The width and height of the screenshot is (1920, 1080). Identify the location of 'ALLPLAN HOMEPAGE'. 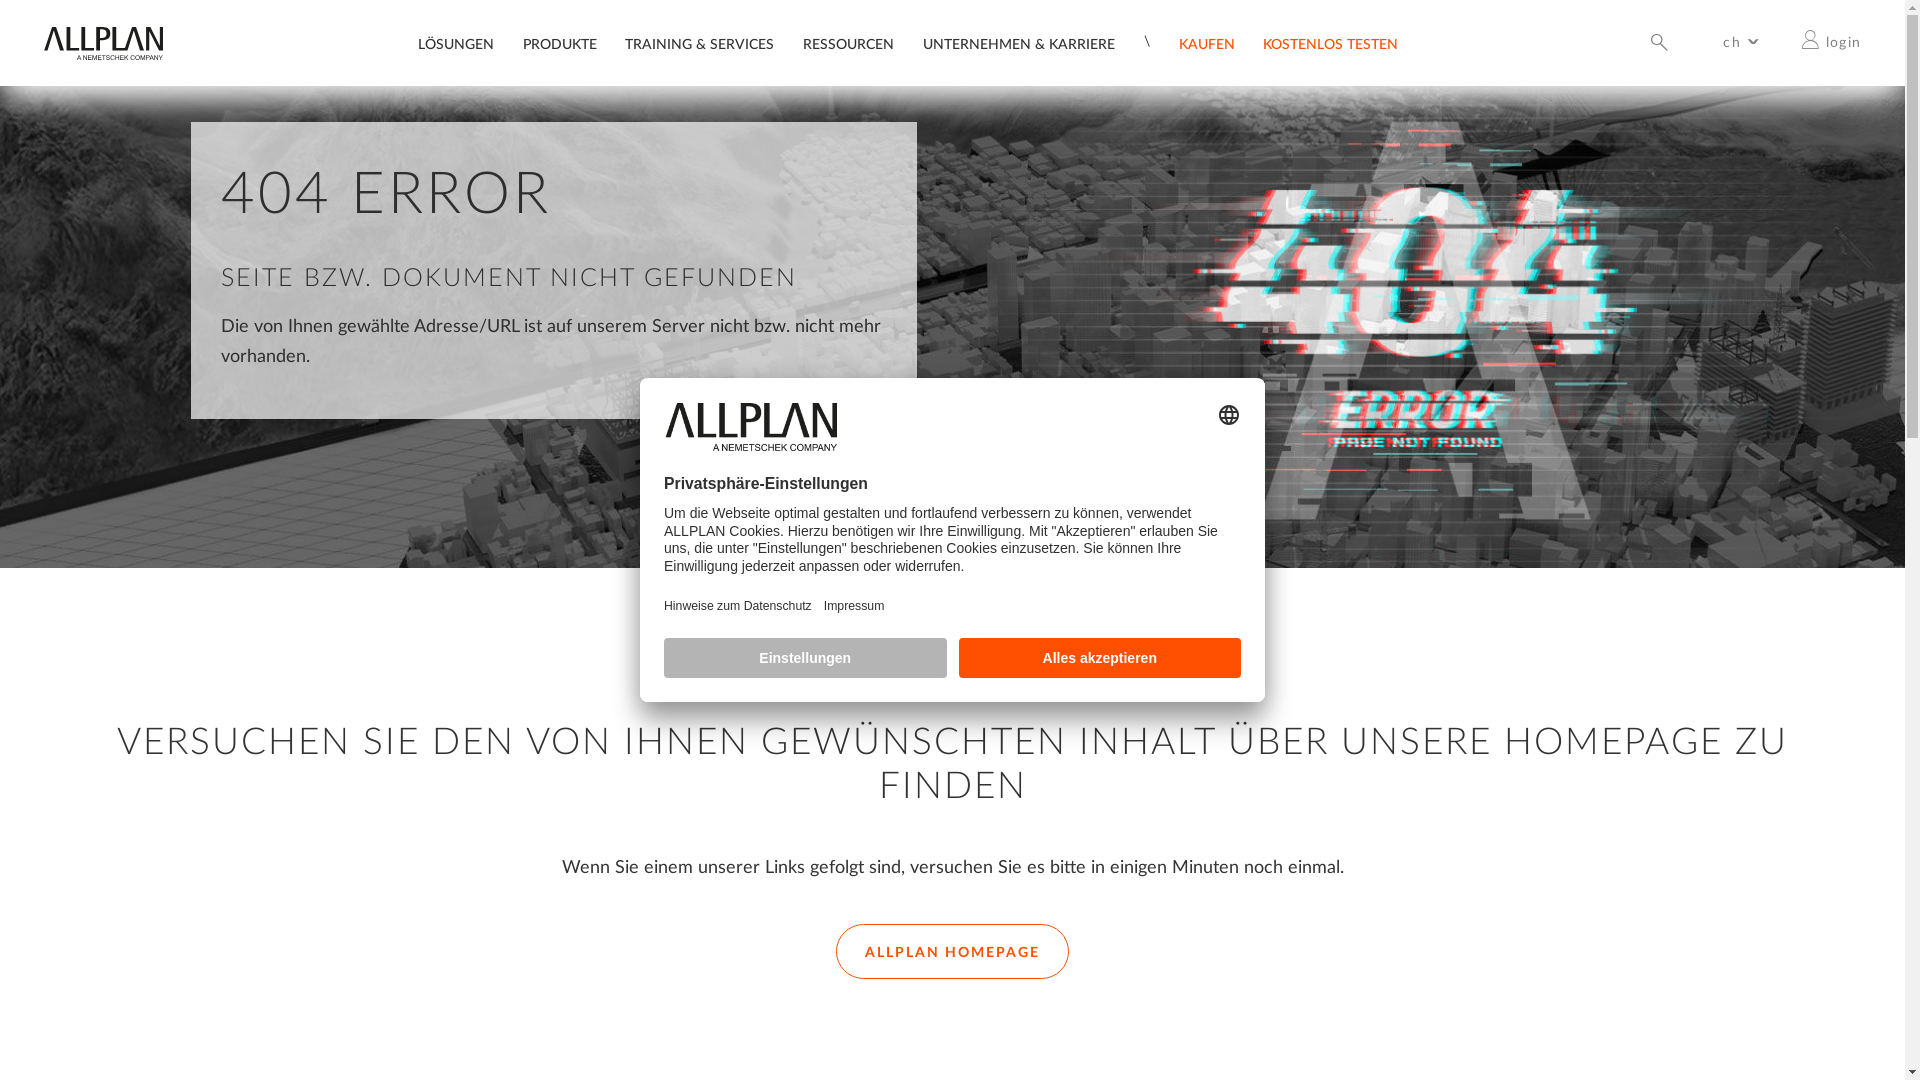
(835, 950).